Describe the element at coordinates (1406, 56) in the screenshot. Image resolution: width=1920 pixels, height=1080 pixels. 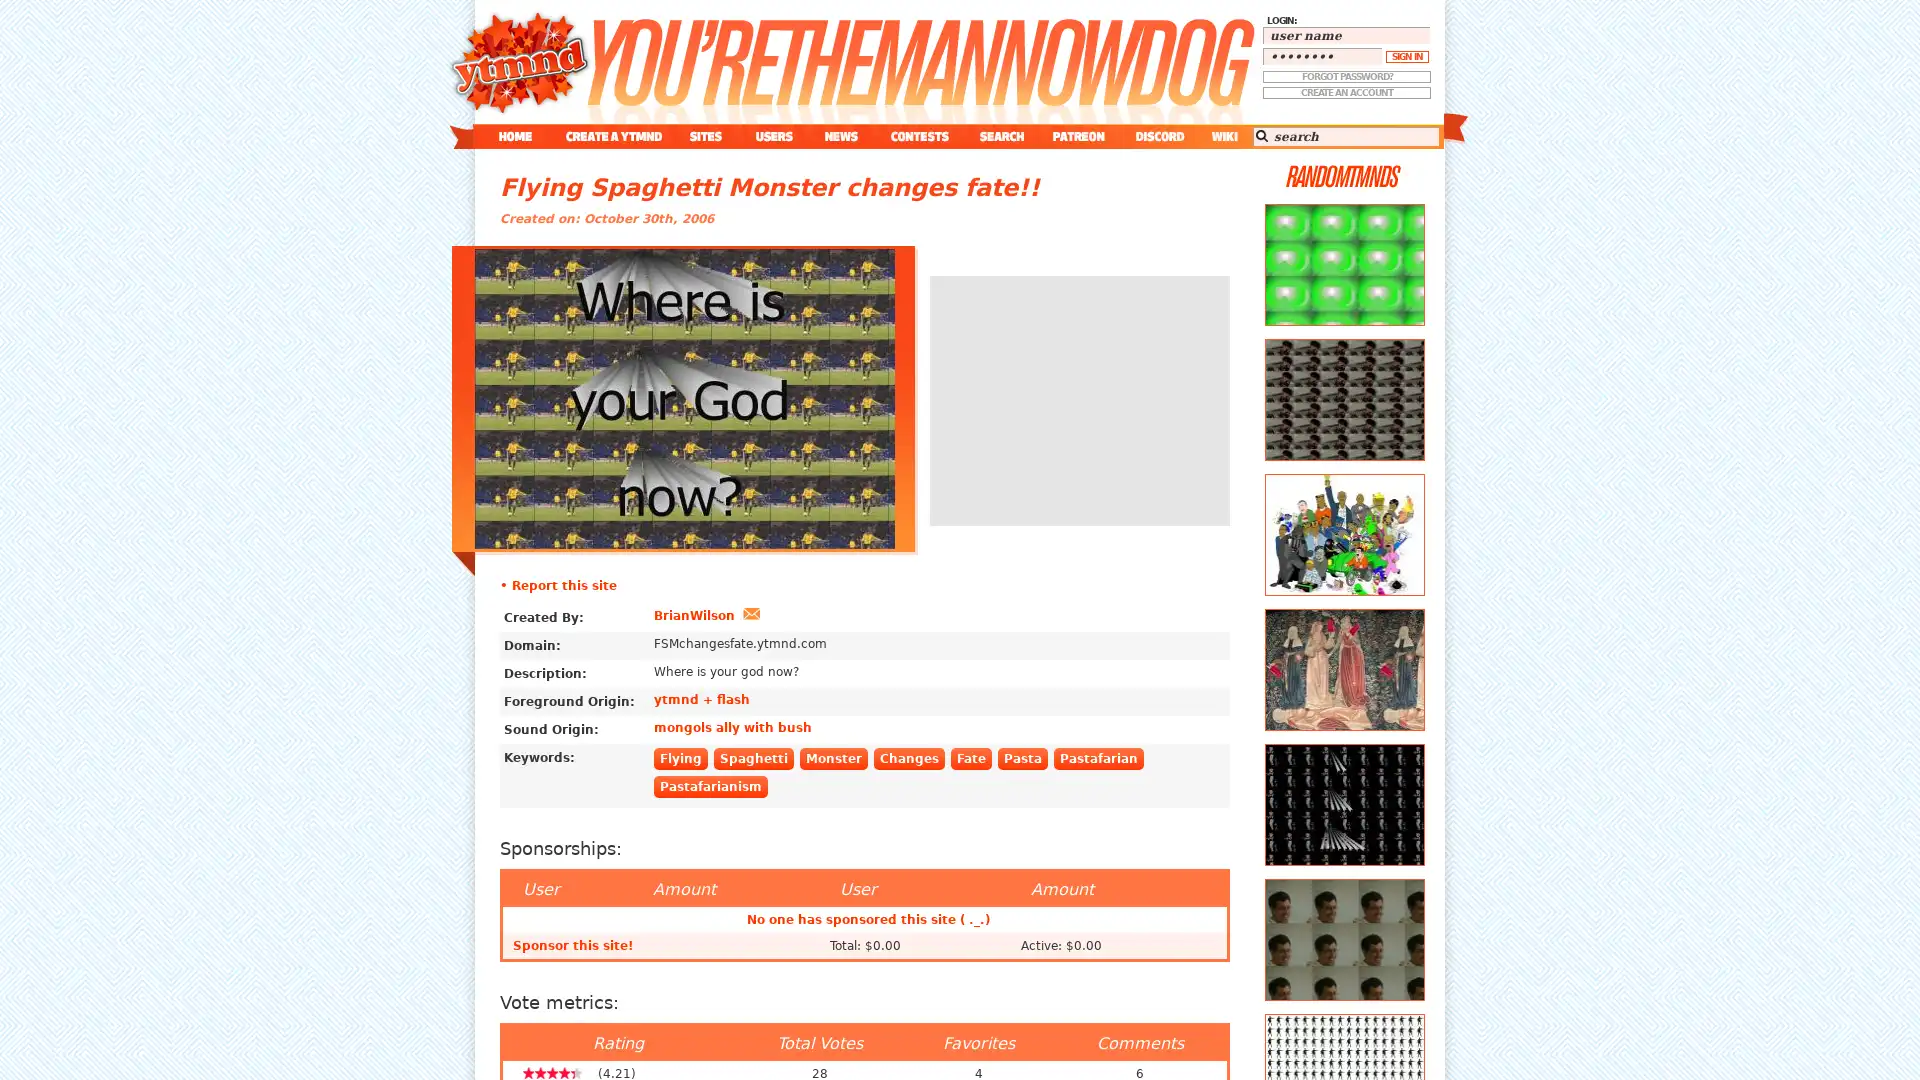
I see `sign in` at that location.